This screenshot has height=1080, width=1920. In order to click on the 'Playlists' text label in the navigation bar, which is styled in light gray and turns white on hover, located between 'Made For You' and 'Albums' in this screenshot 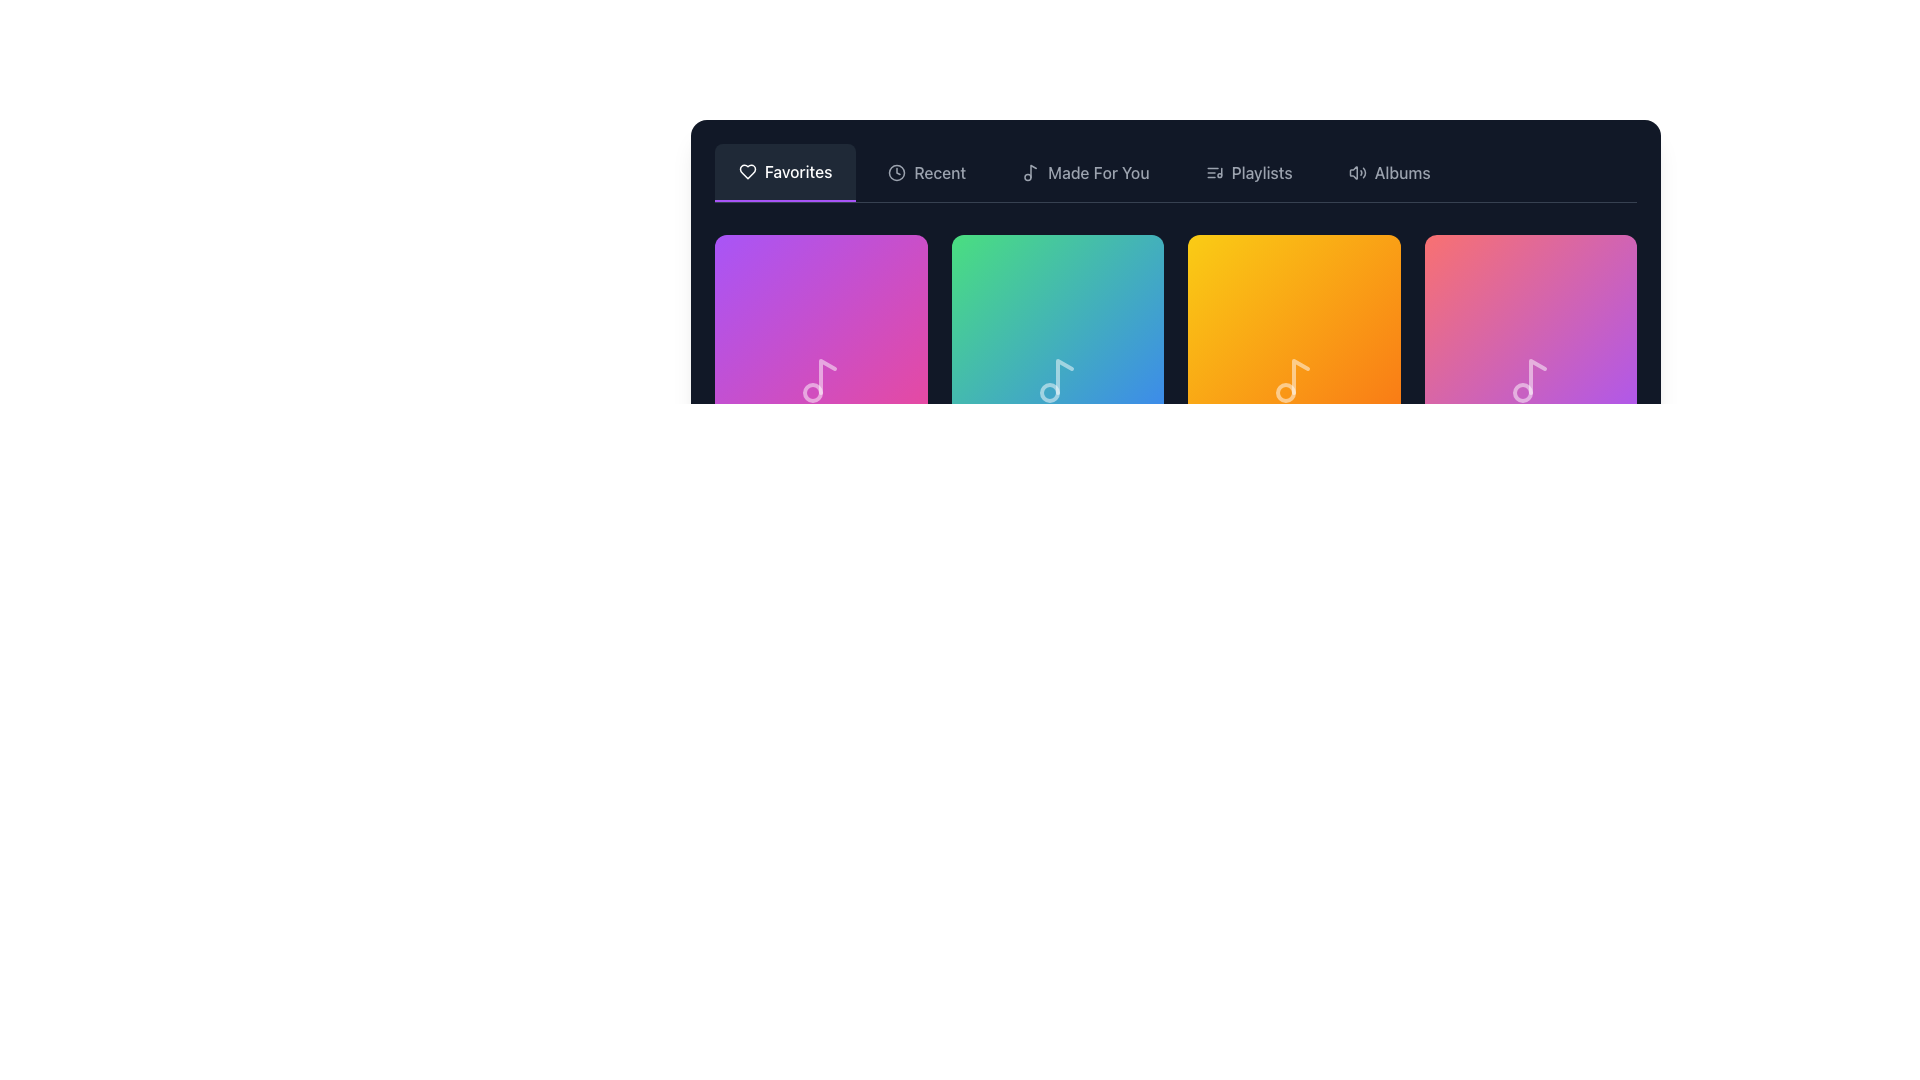, I will do `click(1261, 172)`.